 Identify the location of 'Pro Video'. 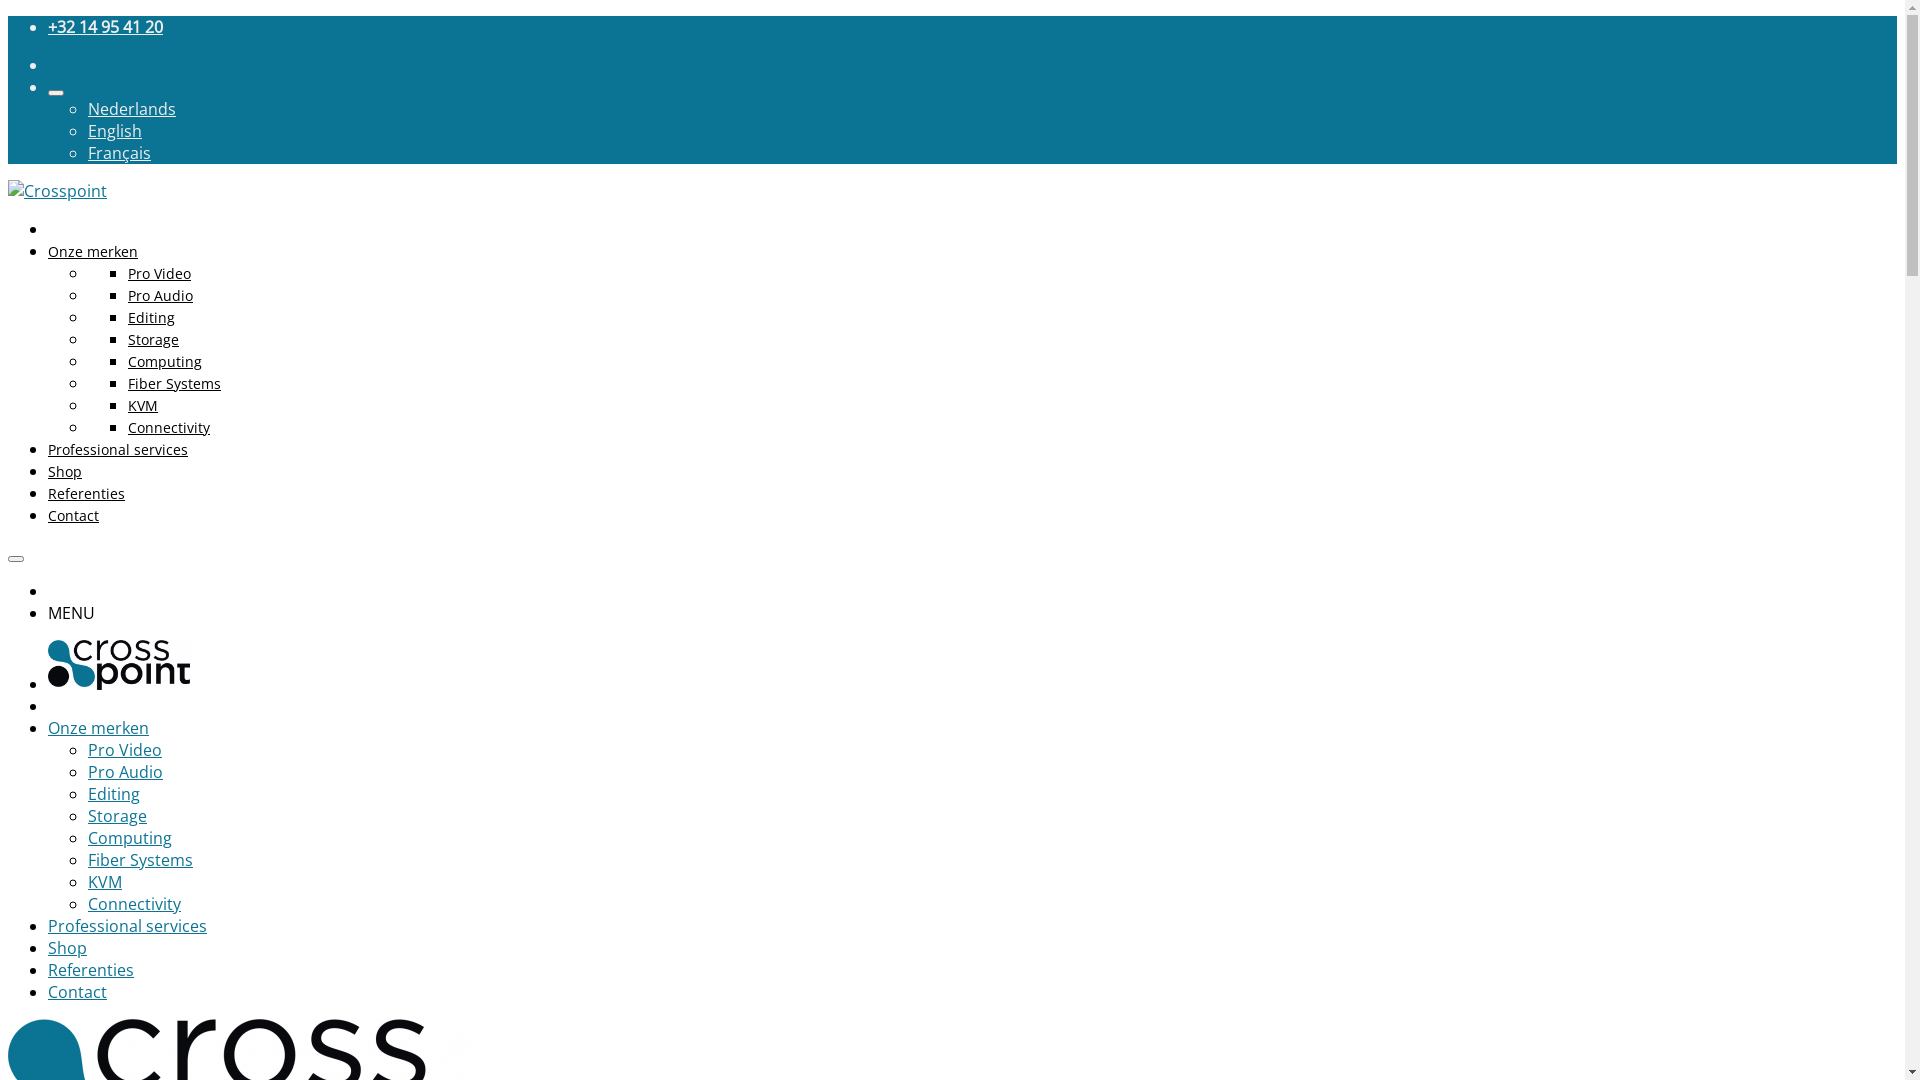
(158, 273).